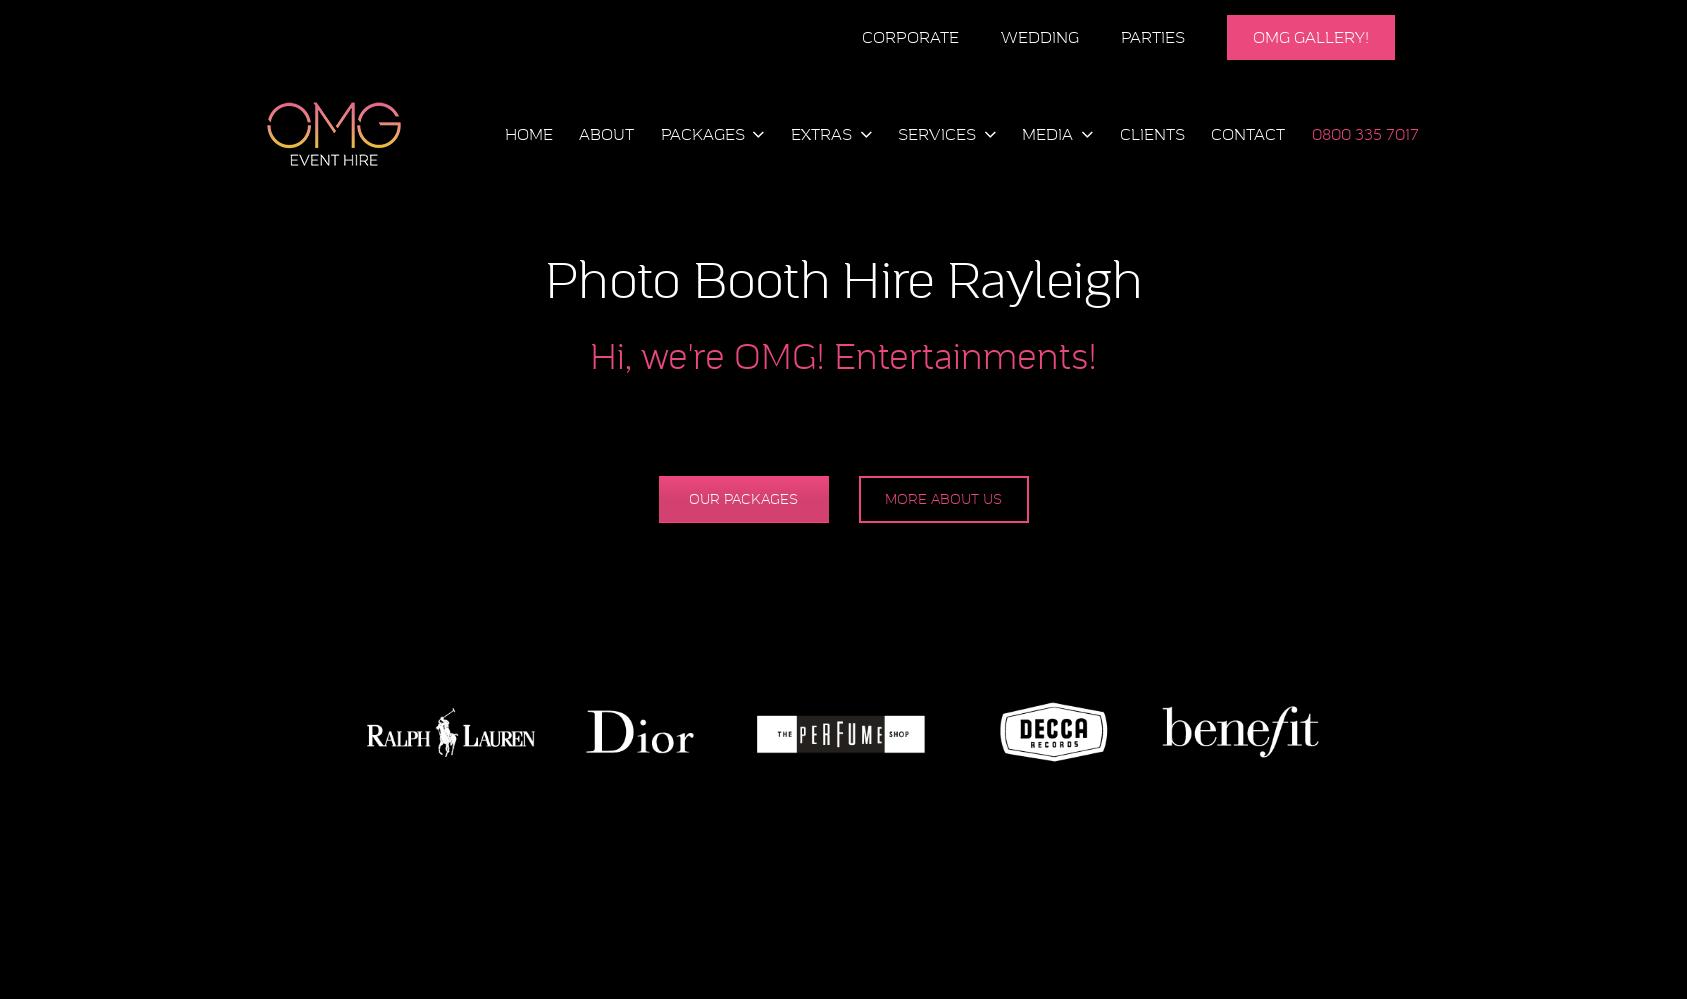  Describe the element at coordinates (807, 468) in the screenshot. I see `'Email Optin'` at that location.